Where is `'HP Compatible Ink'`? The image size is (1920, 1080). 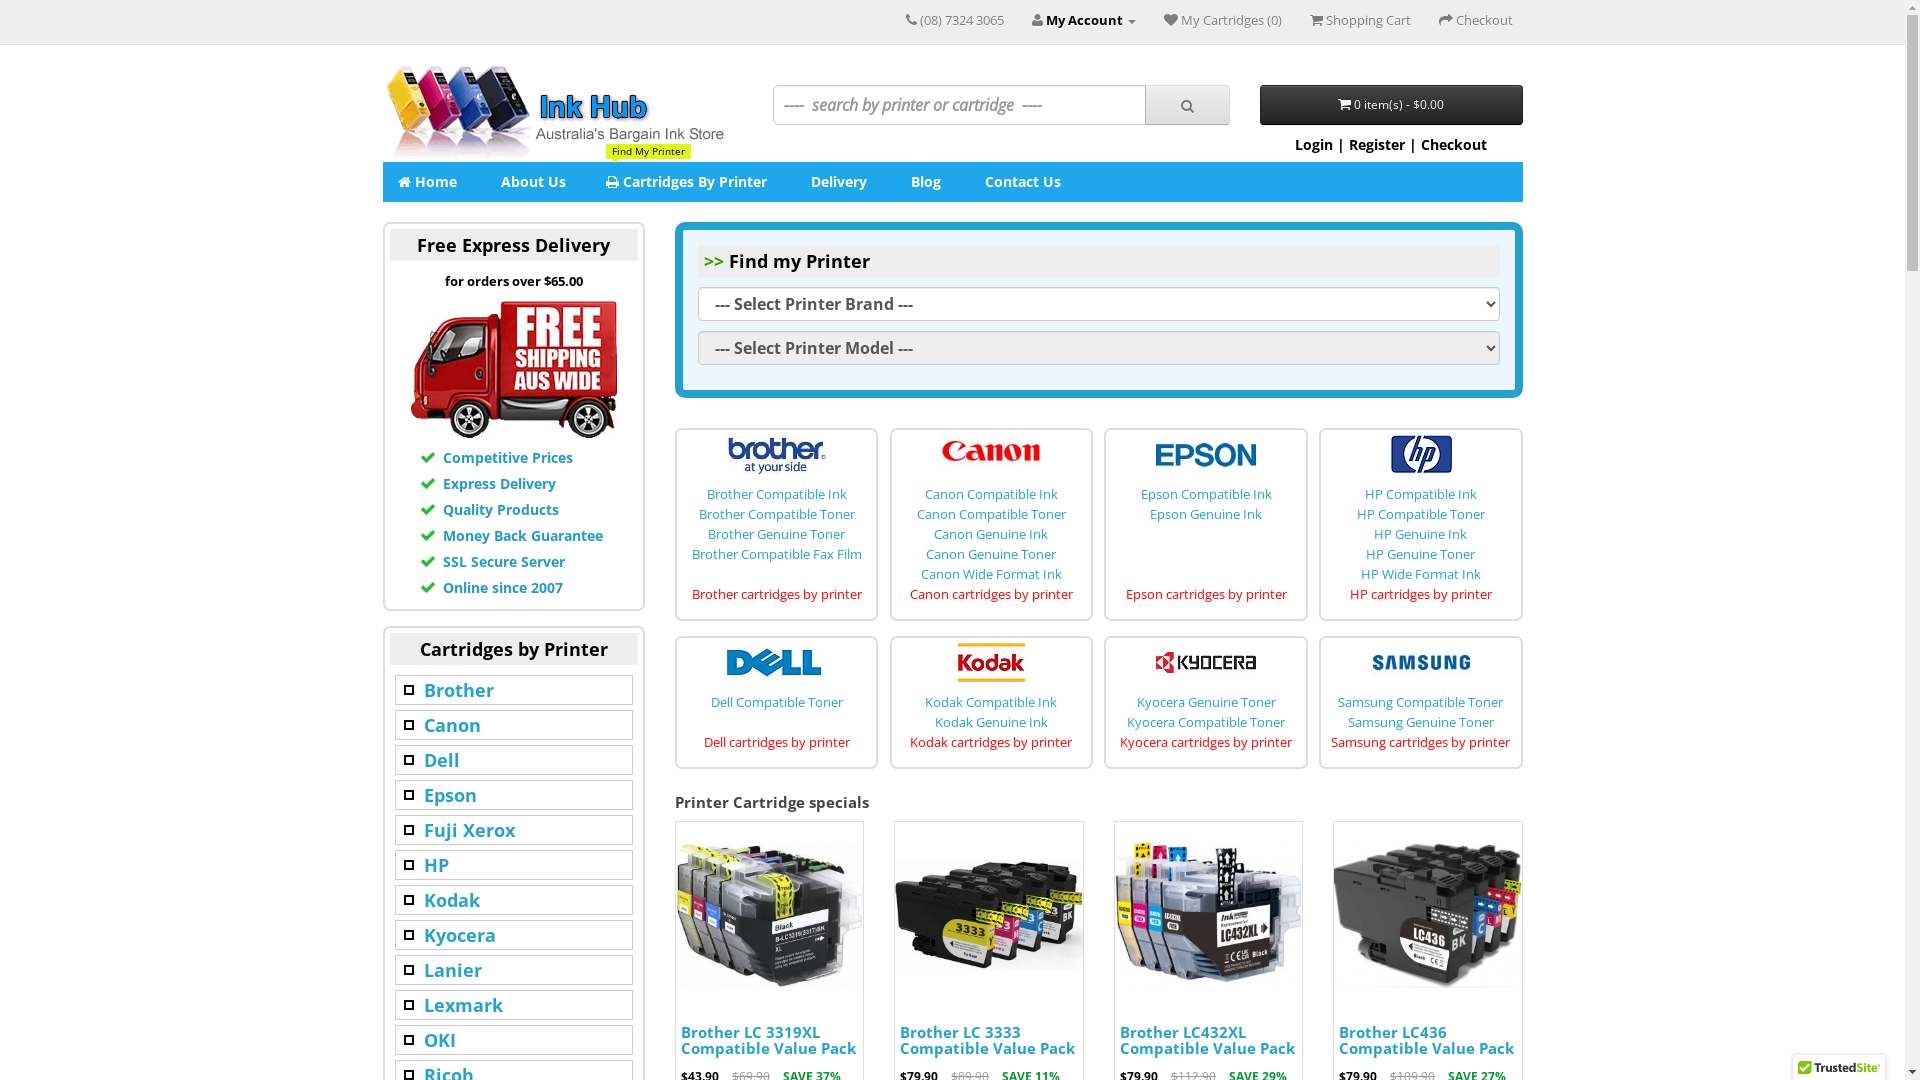
'HP Compatible Ink' is located at coordinates (1419, 493).